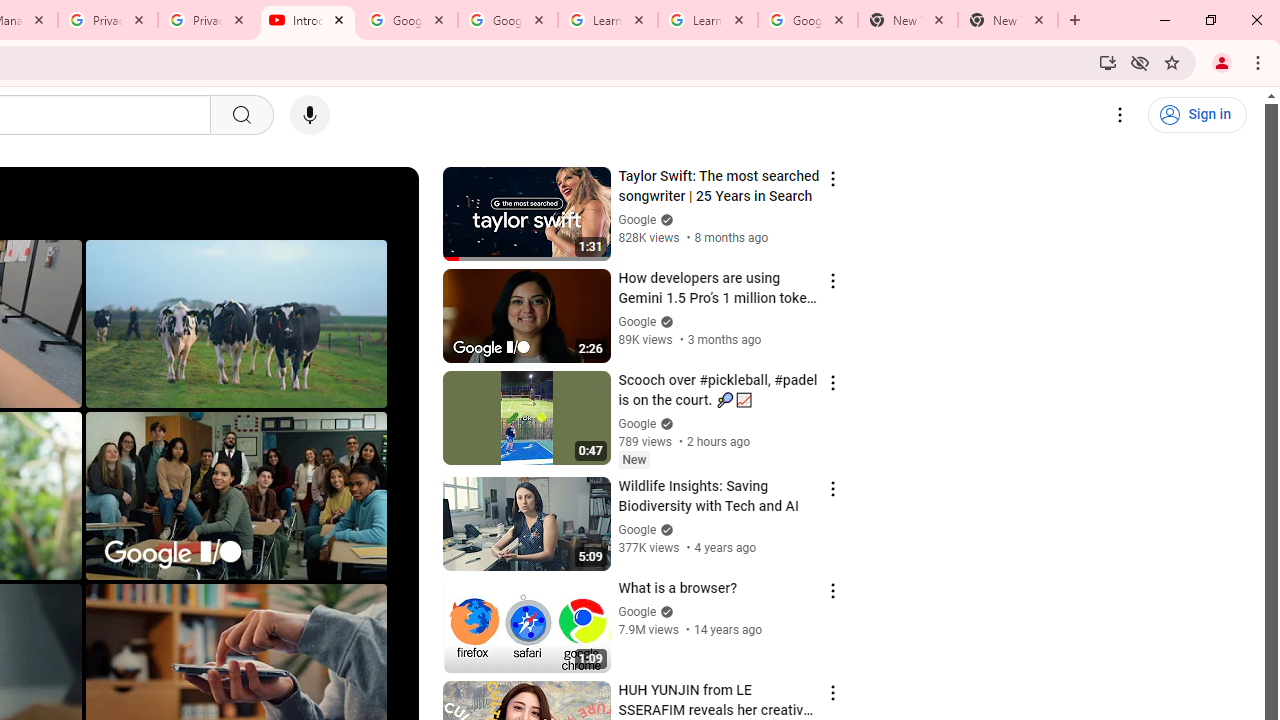  I want to click on 'Action menu', so click(832, 692).